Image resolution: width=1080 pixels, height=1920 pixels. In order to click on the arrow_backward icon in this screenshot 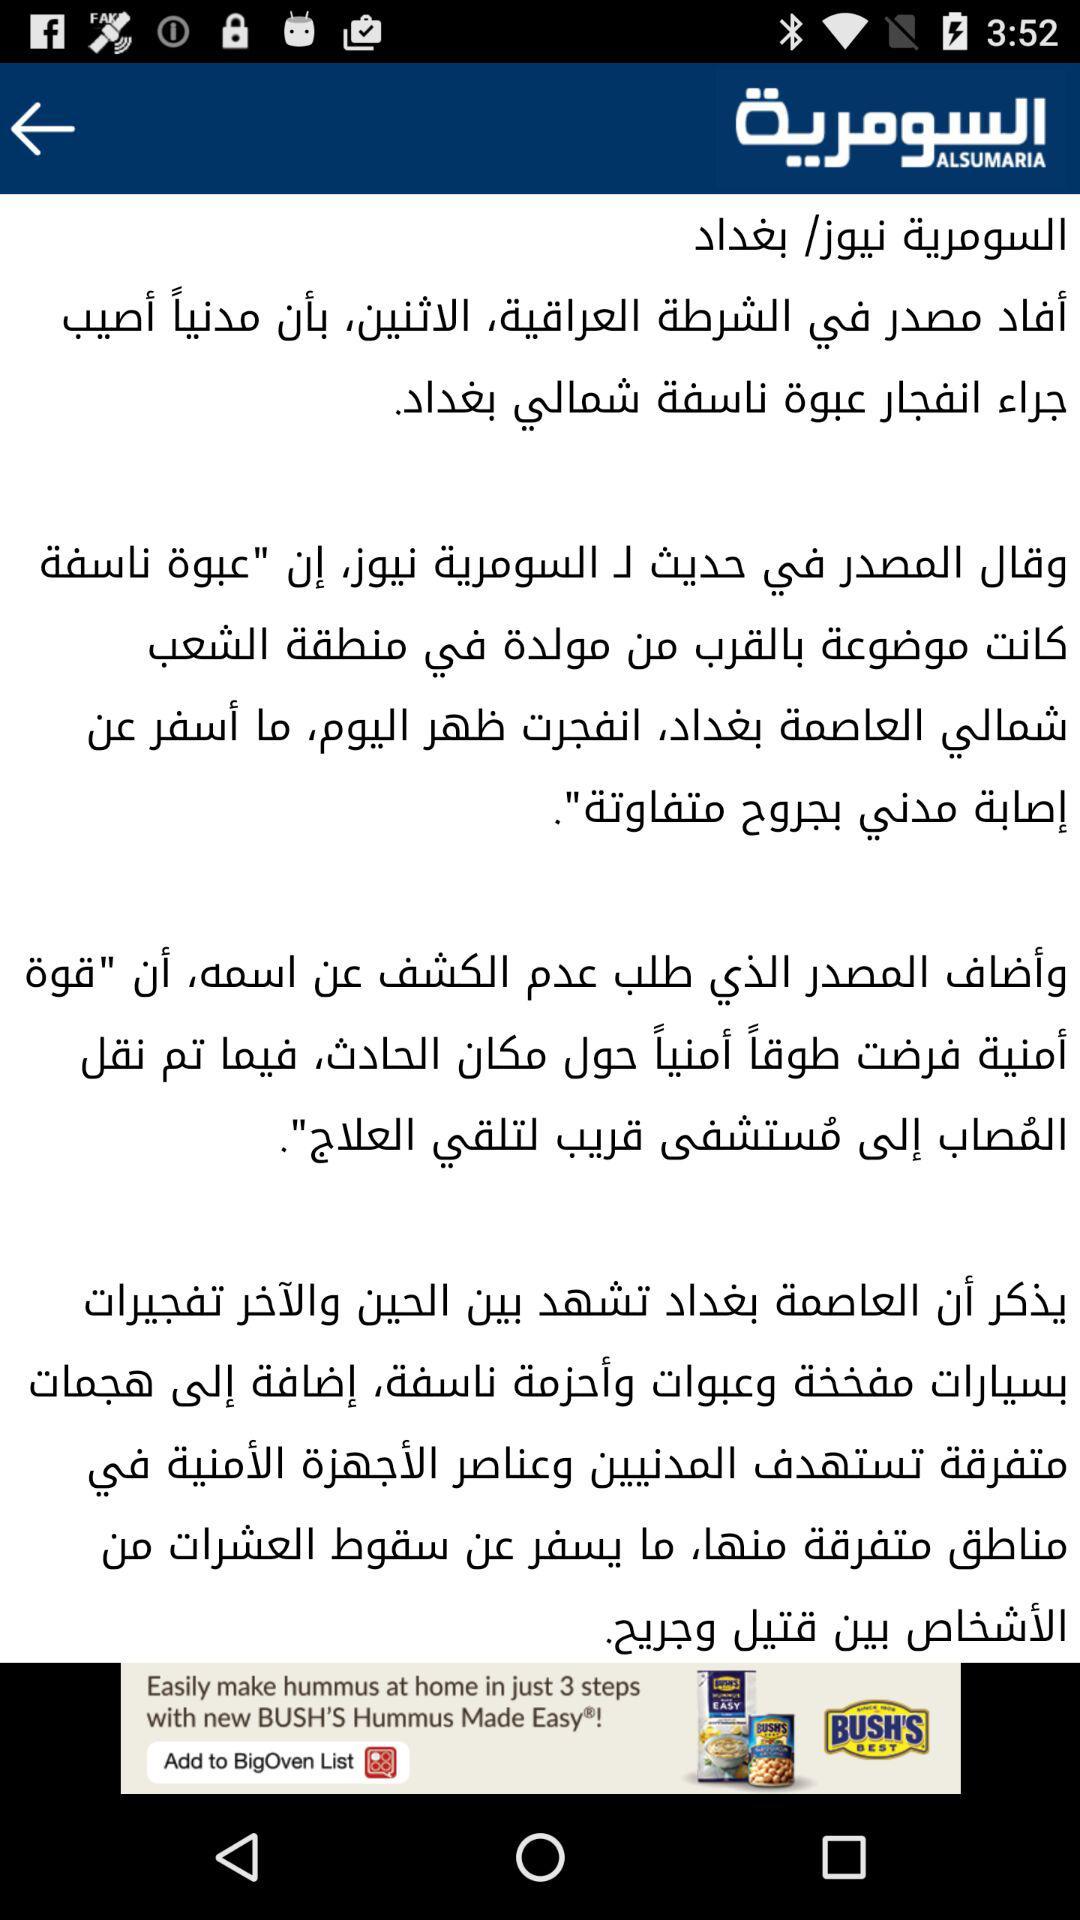, I will do `click(43, 136)`.